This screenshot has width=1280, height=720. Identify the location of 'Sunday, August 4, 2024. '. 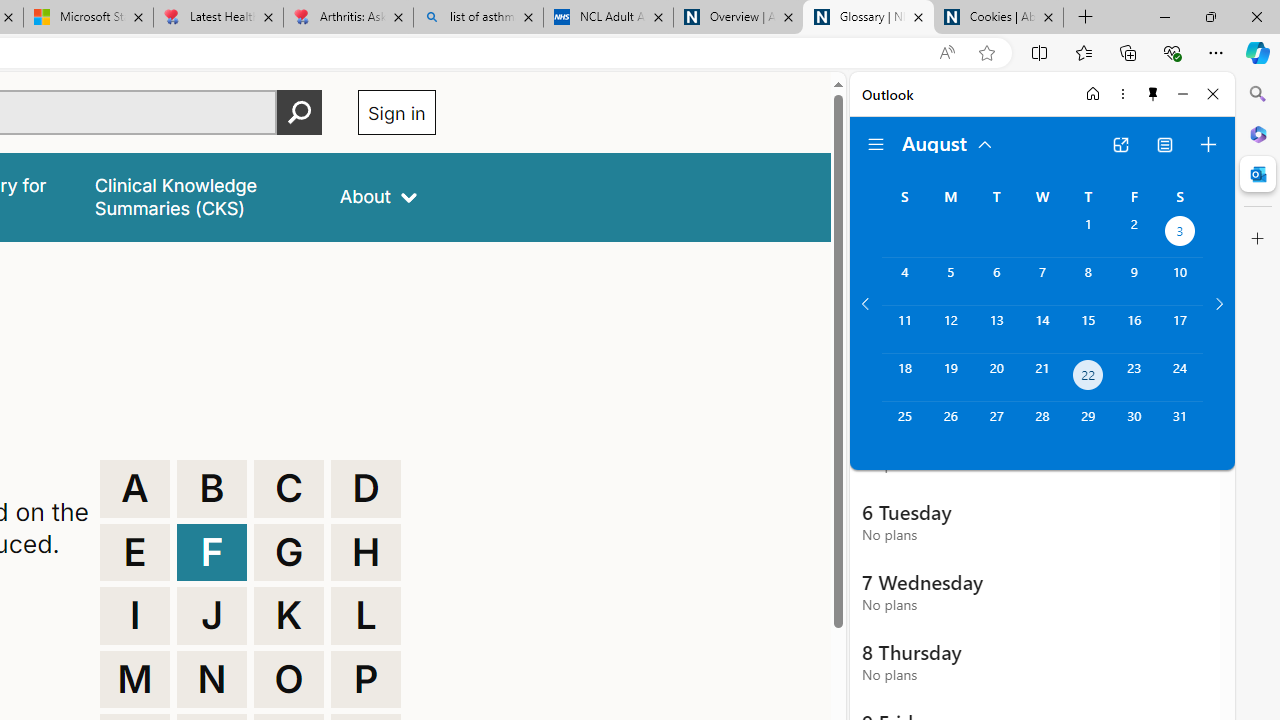
(903, 281).